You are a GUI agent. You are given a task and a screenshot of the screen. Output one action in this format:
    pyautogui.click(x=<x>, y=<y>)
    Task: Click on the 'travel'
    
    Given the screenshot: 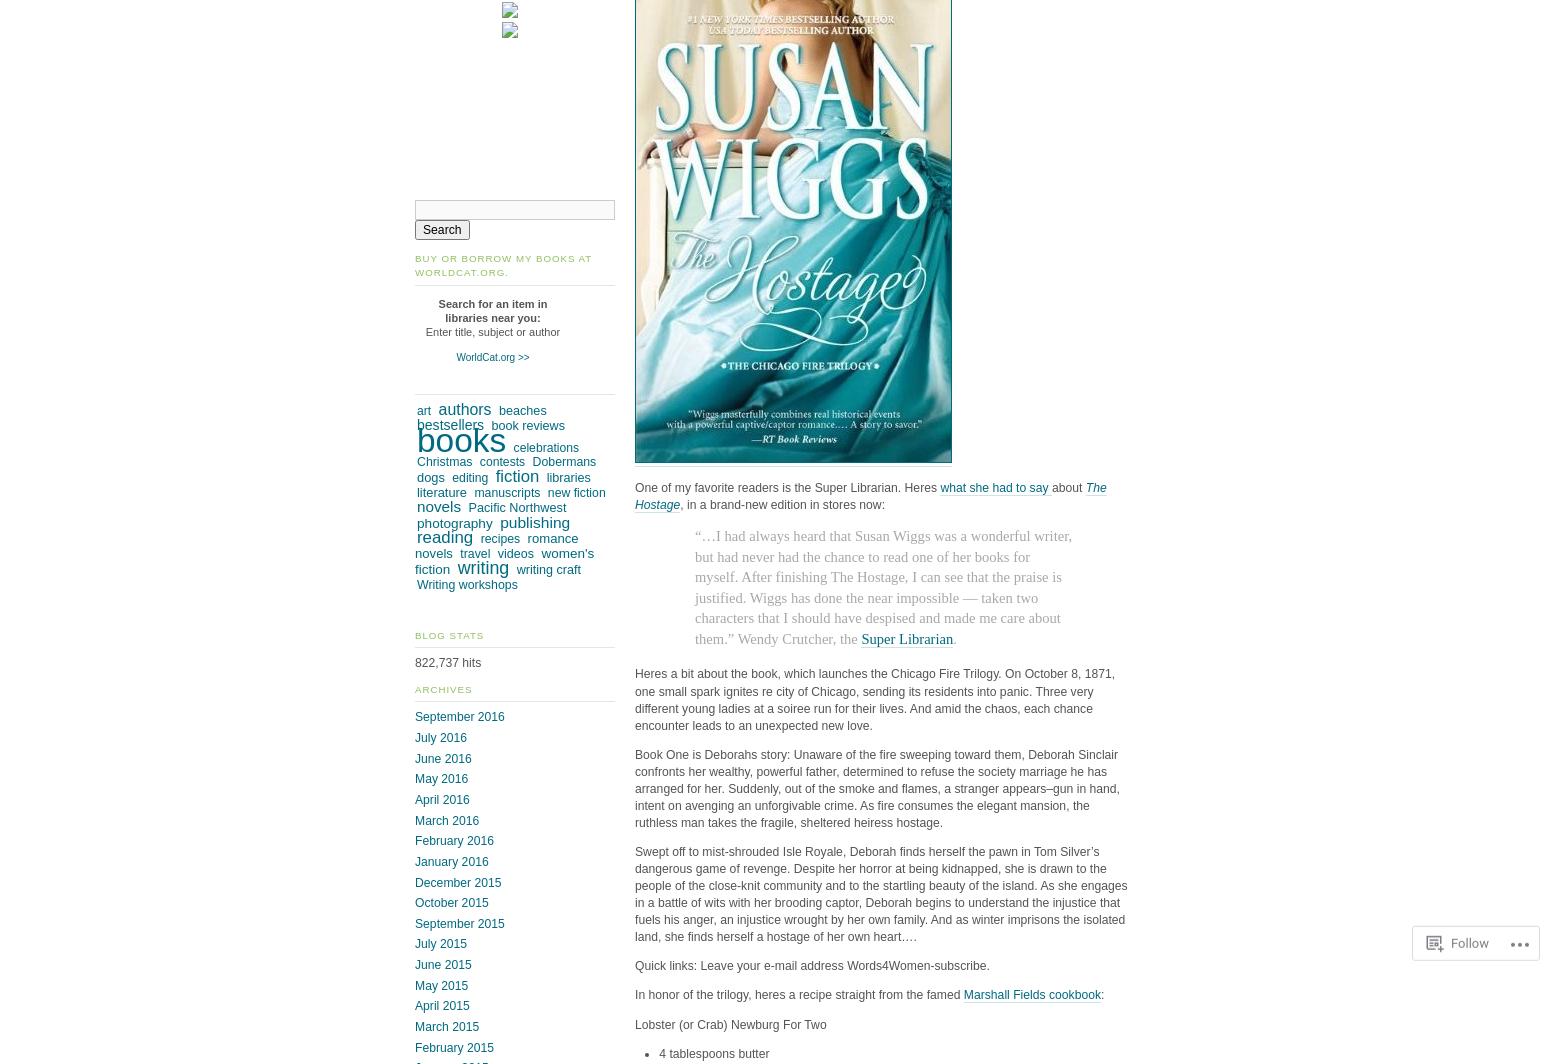 What is the action you would take?
    pyautogui.click(x=474, y=552)
    